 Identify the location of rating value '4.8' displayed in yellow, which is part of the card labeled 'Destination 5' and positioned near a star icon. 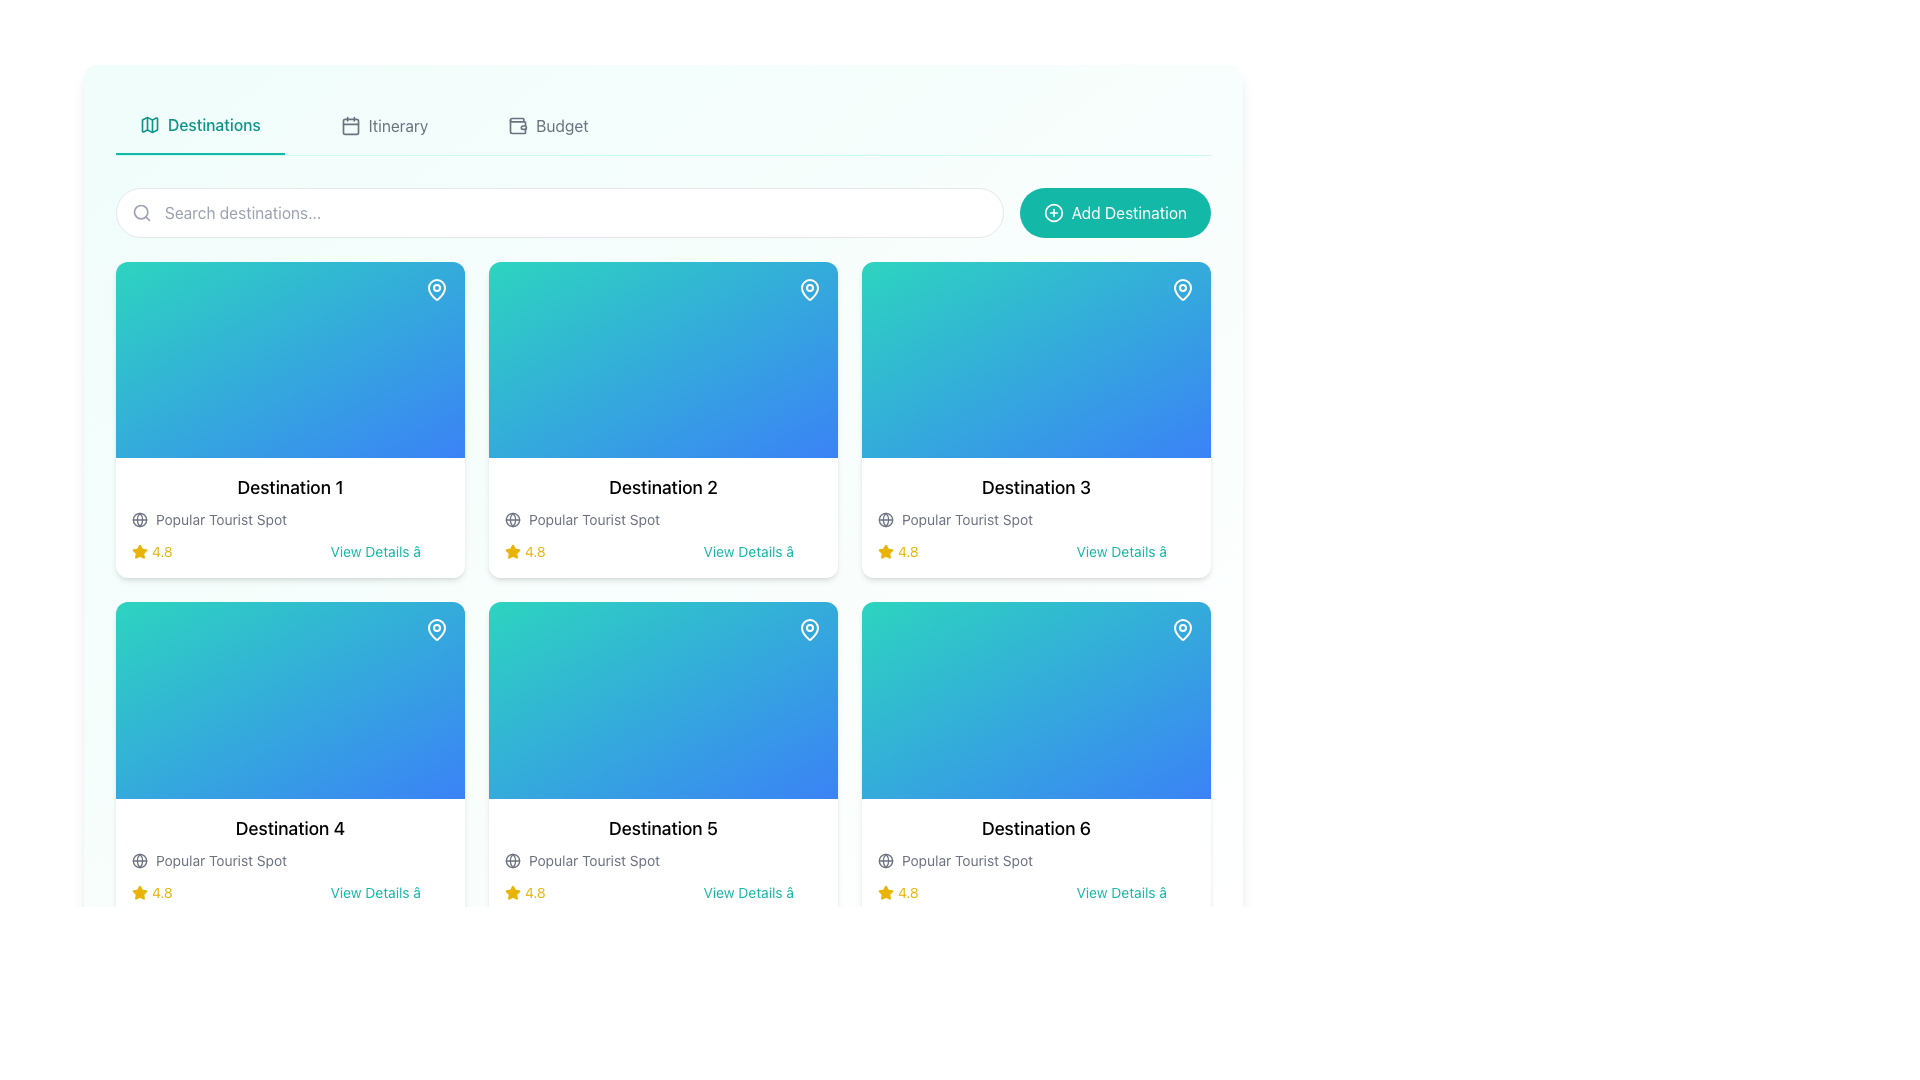
(525, 891).